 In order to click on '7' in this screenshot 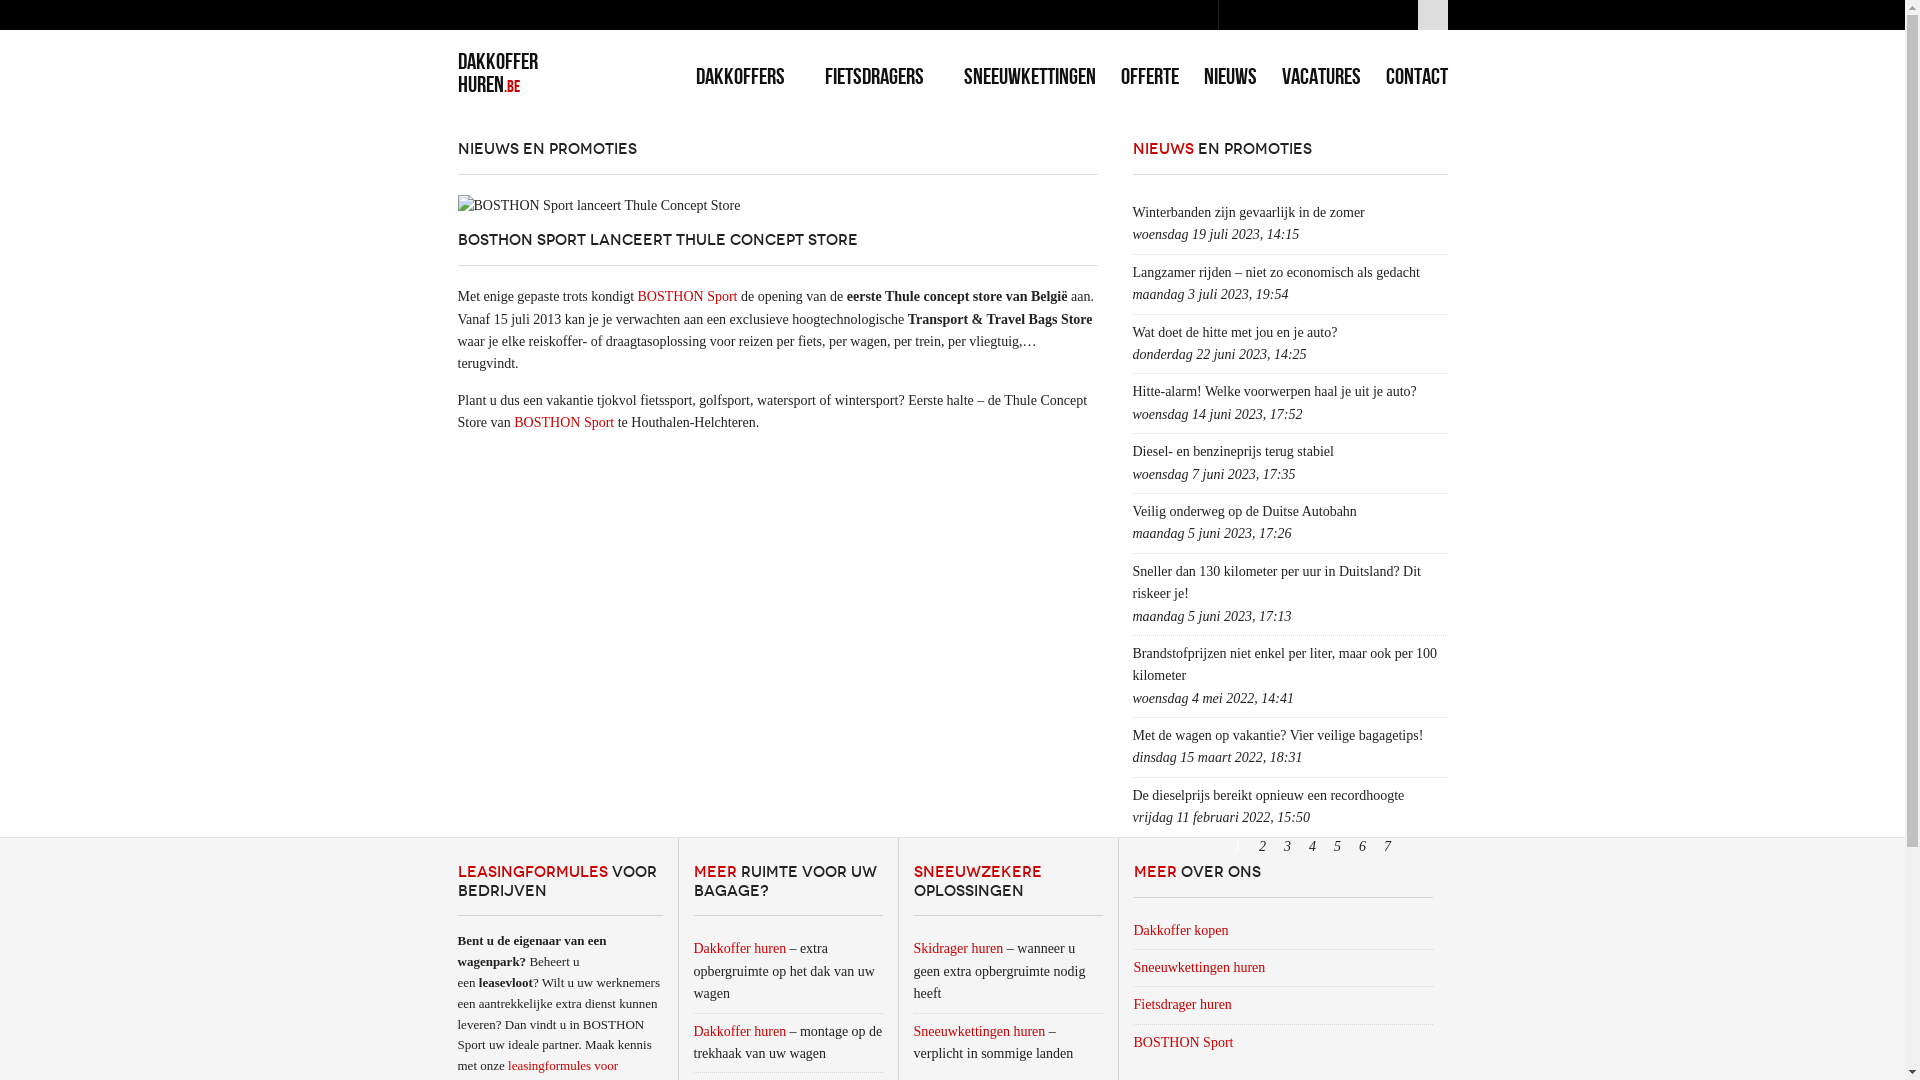, I will do `click(1386, 847)`.